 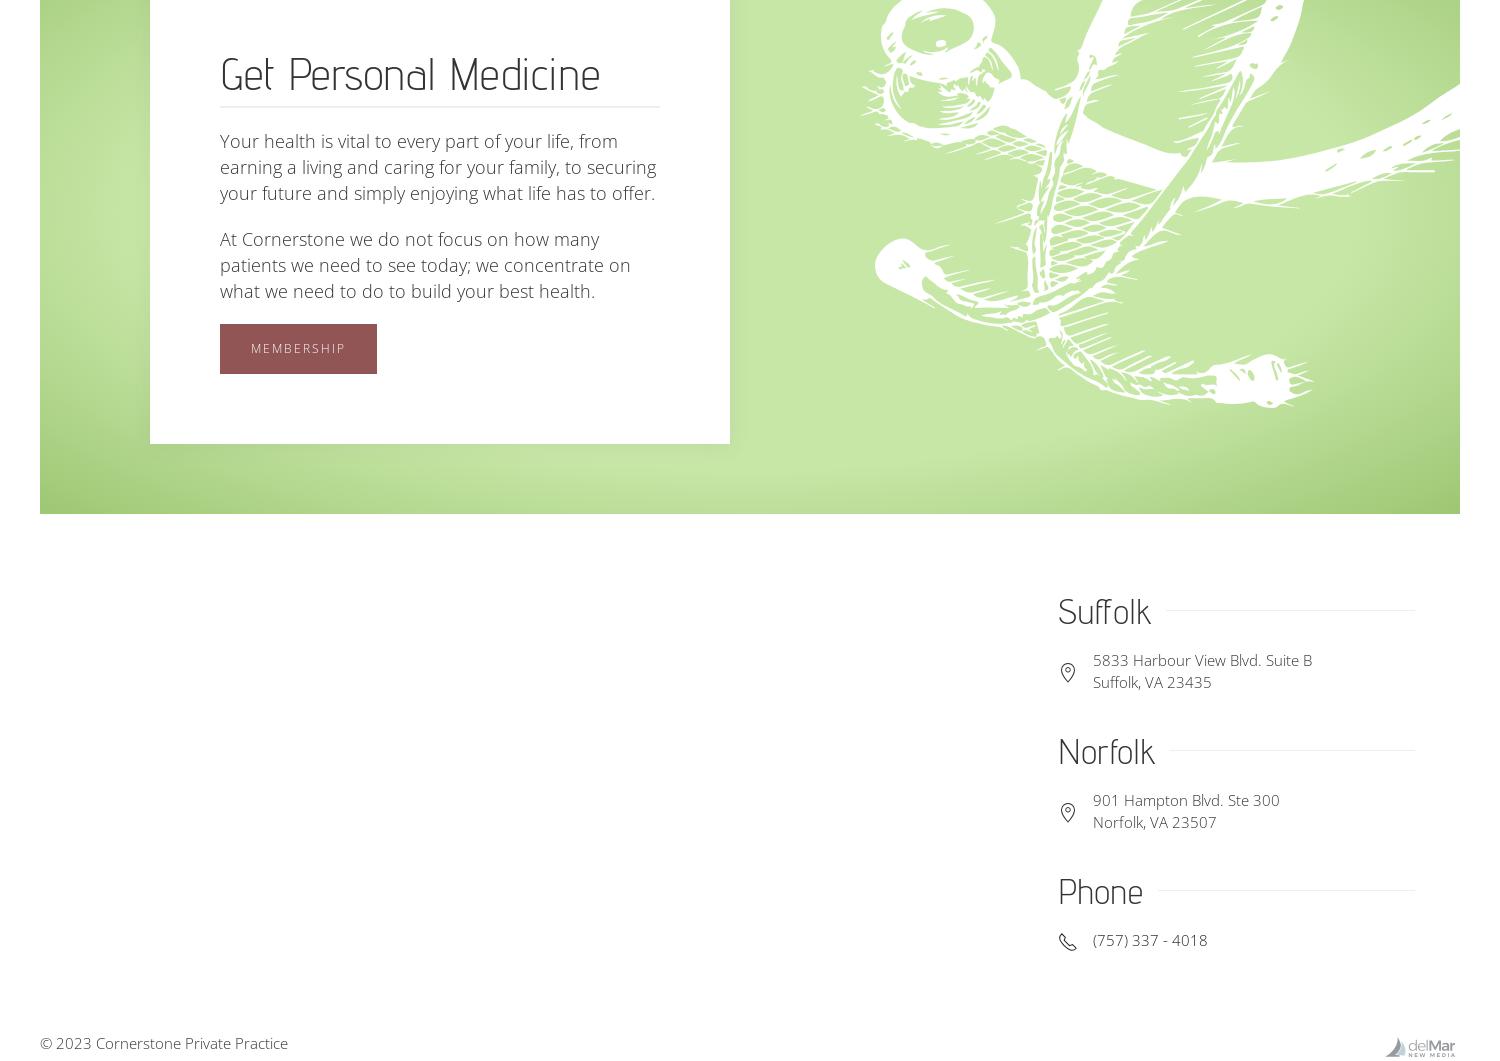 What do you see at coordinates (298, 346) in the screenshot?
I see `'Membership'` at bounding box center [298, 346].